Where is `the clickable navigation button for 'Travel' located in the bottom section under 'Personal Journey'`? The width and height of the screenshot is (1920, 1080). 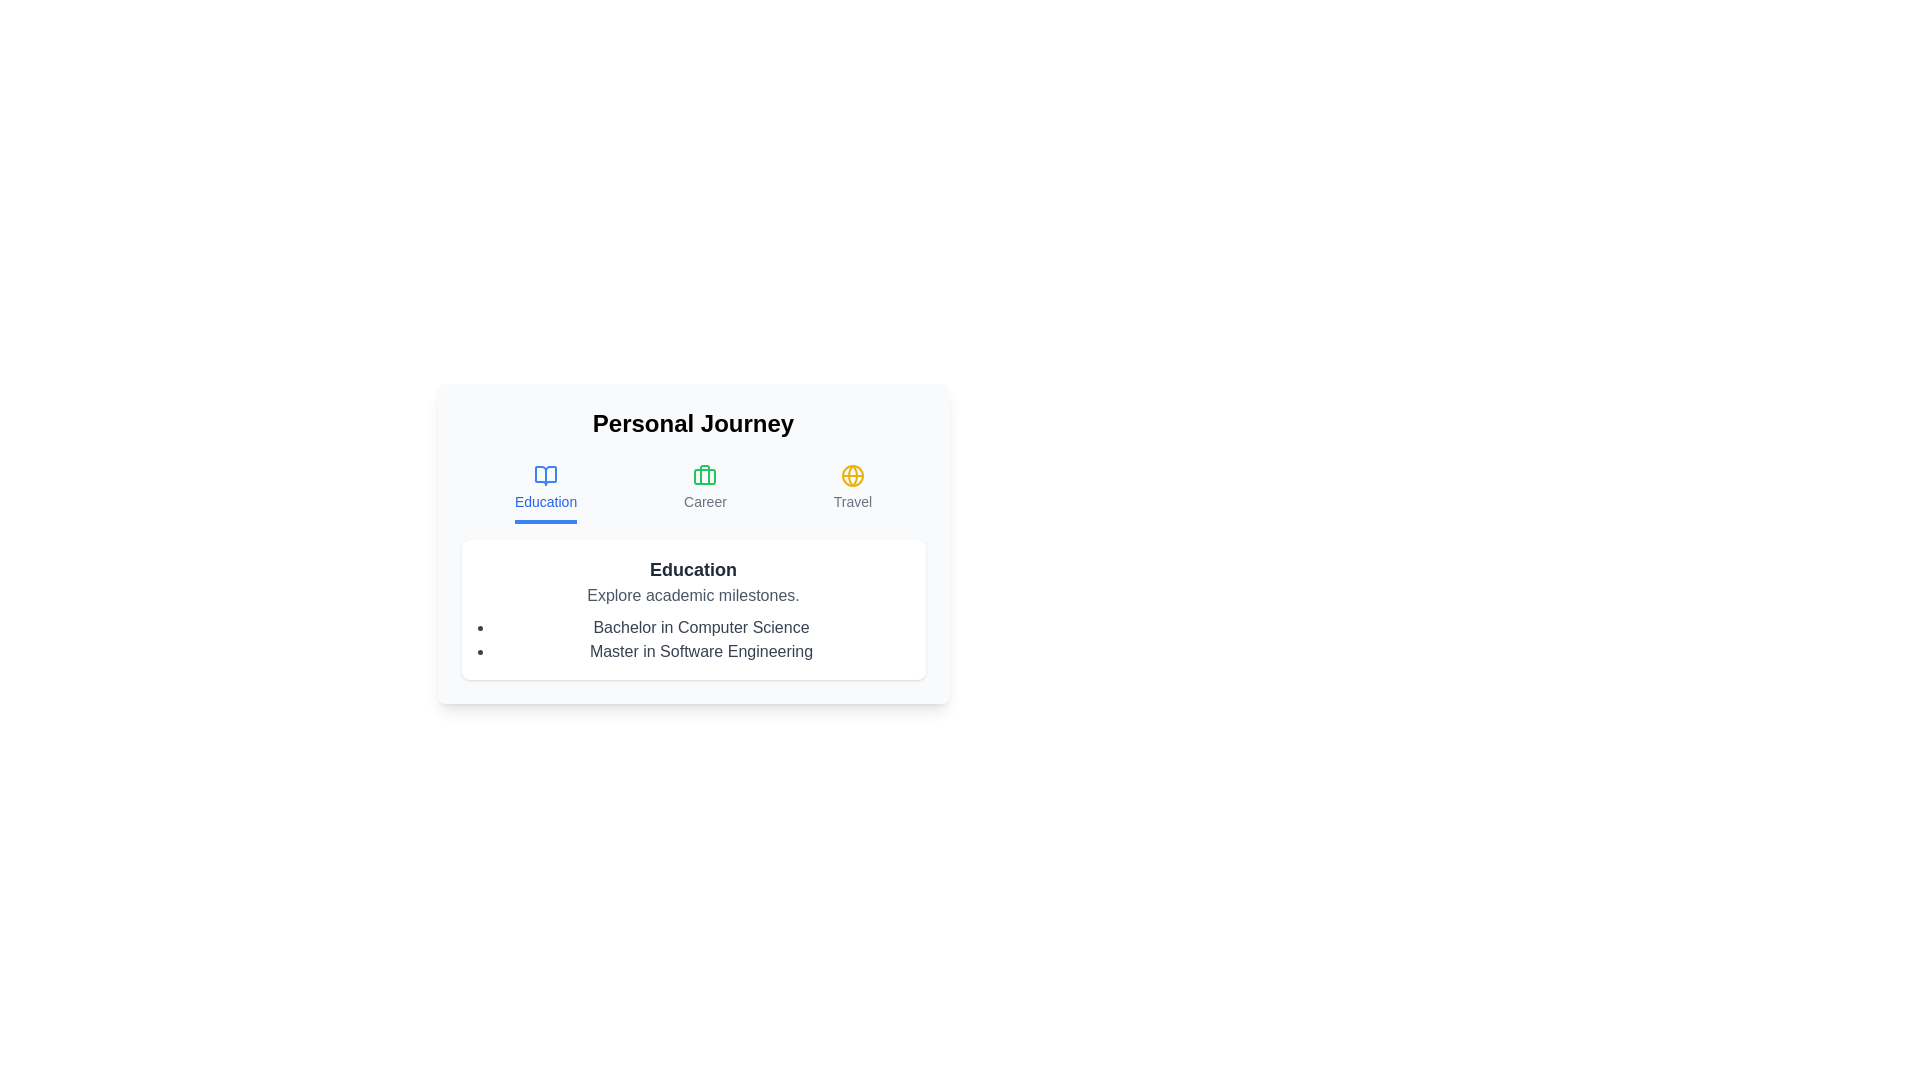
the clickable navigation button for 'Travel' located in the bottom section under 'Personal Journey' is located at coordinates (852, 493).